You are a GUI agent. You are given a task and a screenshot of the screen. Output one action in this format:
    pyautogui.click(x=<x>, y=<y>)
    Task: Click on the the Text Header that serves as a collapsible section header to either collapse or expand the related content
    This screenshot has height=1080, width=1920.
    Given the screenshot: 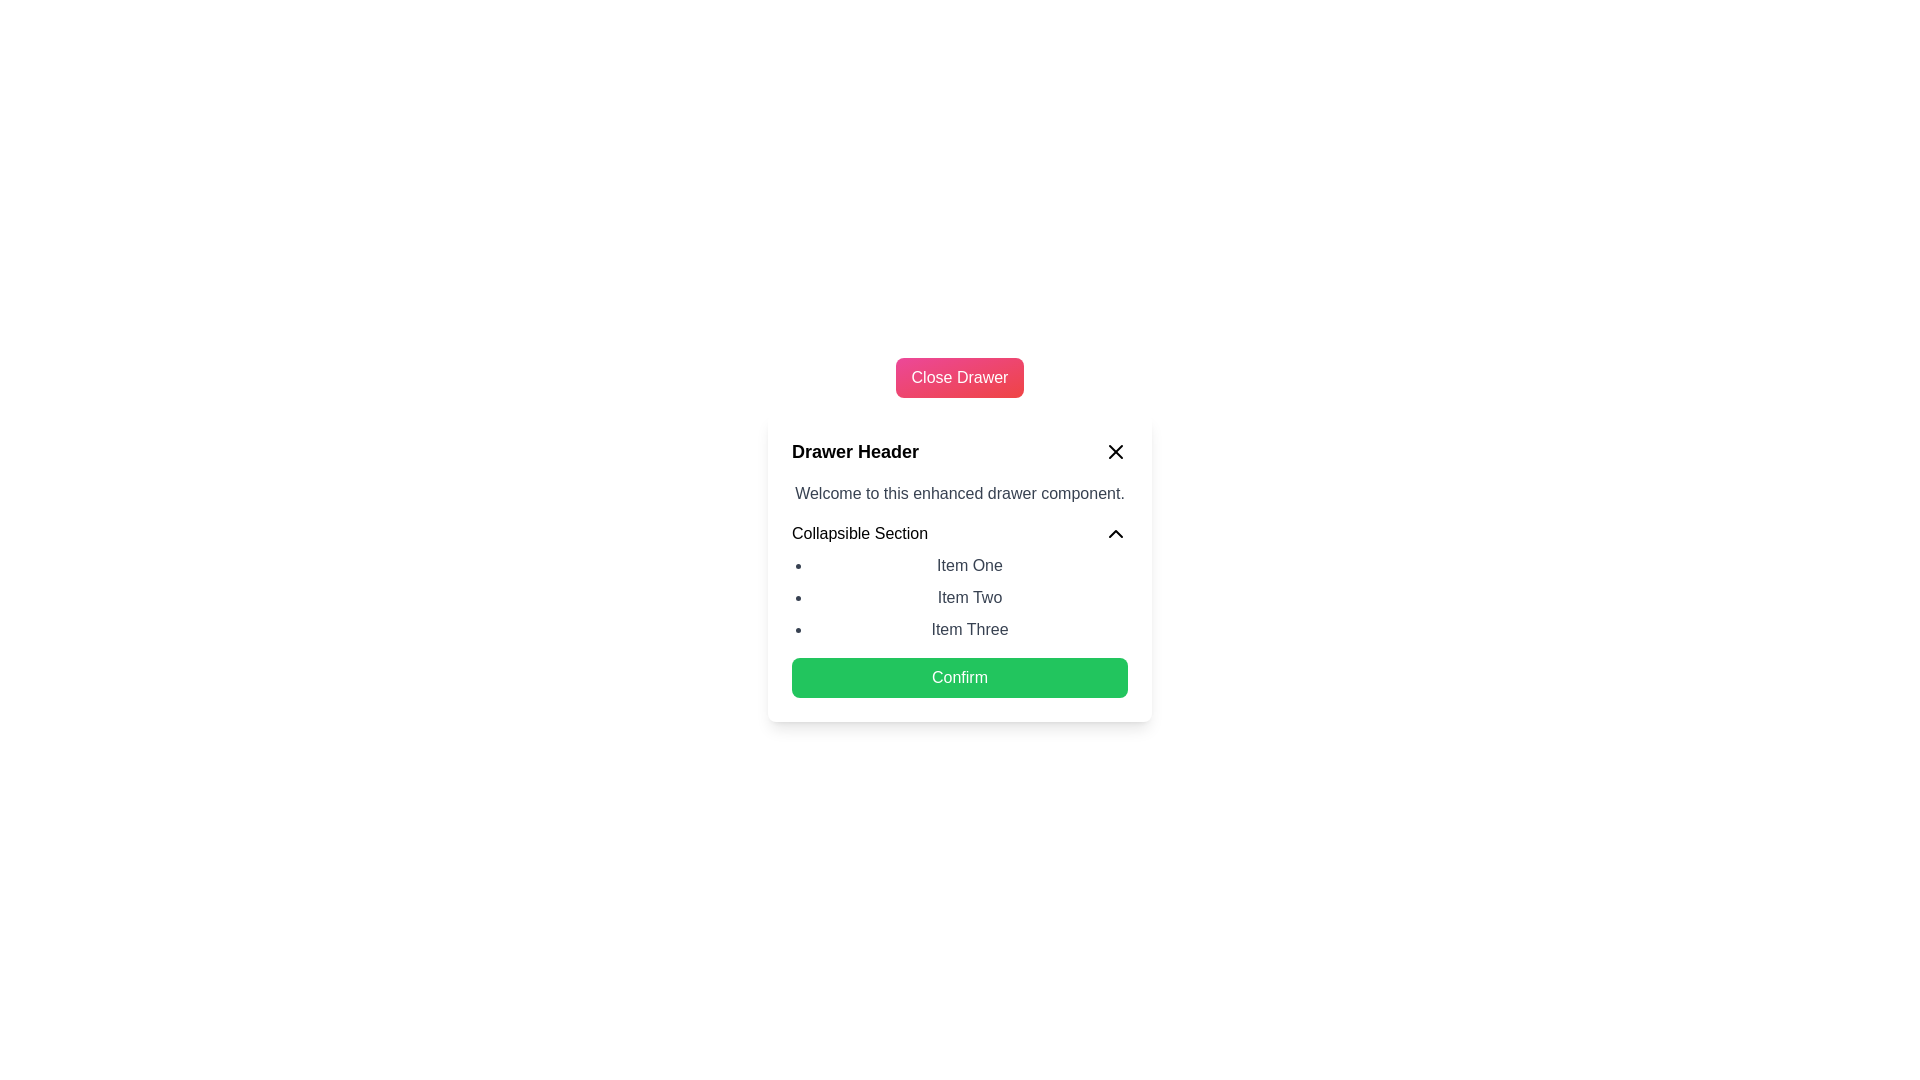 What is the action you would take?
    pyautogui.click(x=859, y=532)
    